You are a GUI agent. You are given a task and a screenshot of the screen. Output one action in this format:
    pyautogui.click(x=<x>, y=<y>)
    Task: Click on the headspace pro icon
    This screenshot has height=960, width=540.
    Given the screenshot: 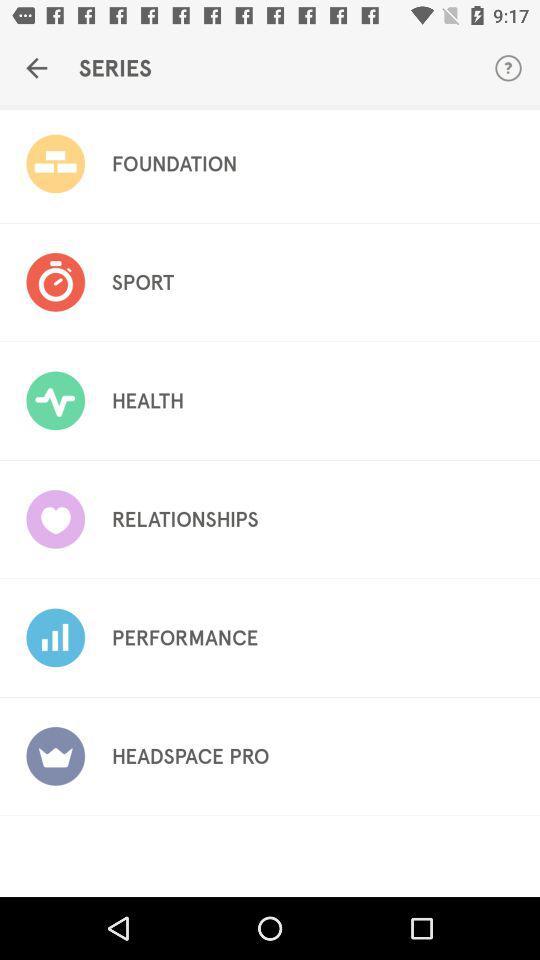 What is the action you would take?
    pyautogui.click(x=190, y=755)
    